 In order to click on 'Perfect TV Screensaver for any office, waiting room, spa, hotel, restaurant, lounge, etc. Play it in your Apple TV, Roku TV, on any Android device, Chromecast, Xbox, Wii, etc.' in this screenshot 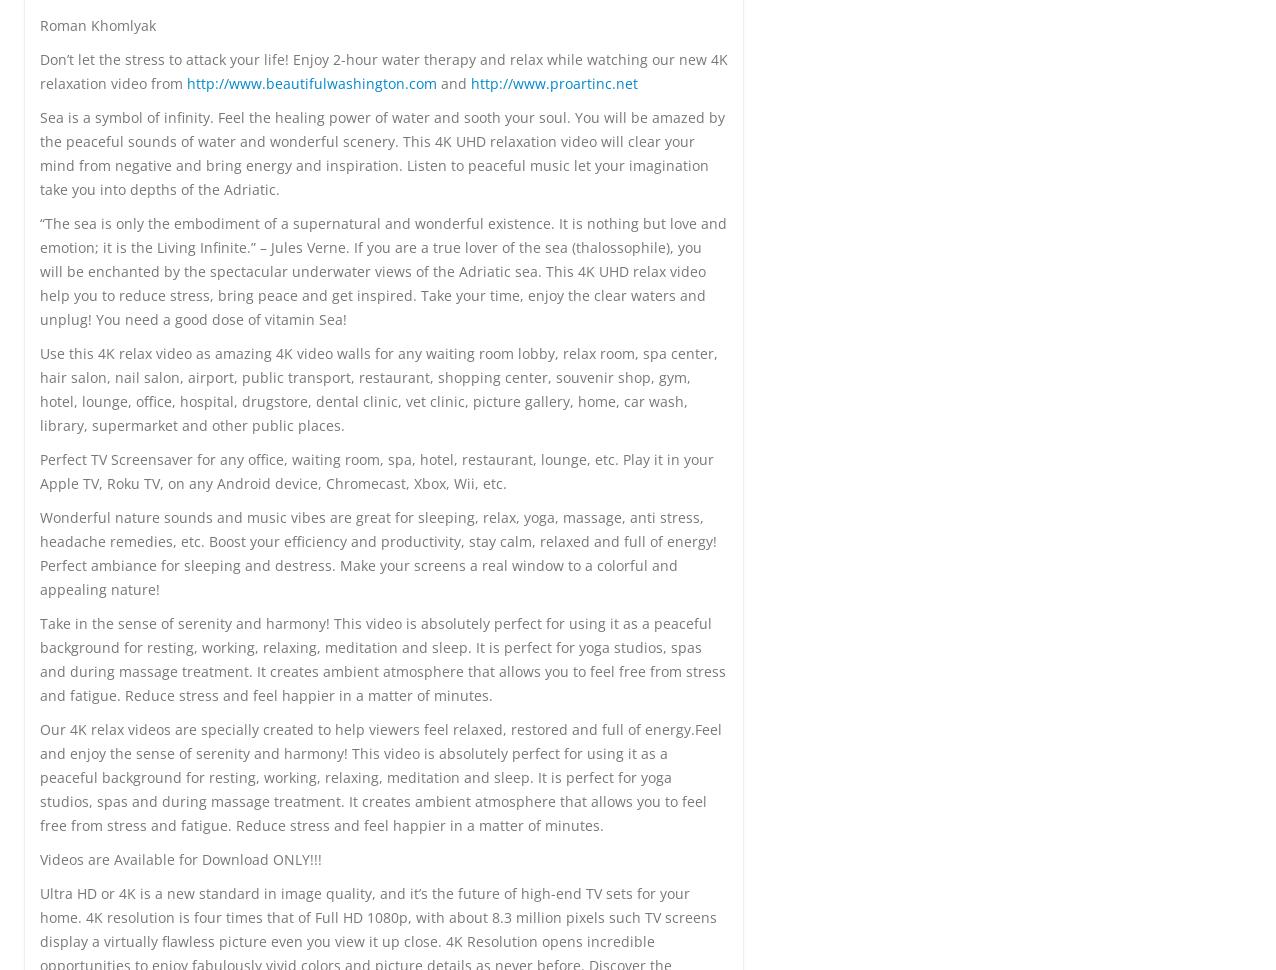, I will do `click(376, 469)`.